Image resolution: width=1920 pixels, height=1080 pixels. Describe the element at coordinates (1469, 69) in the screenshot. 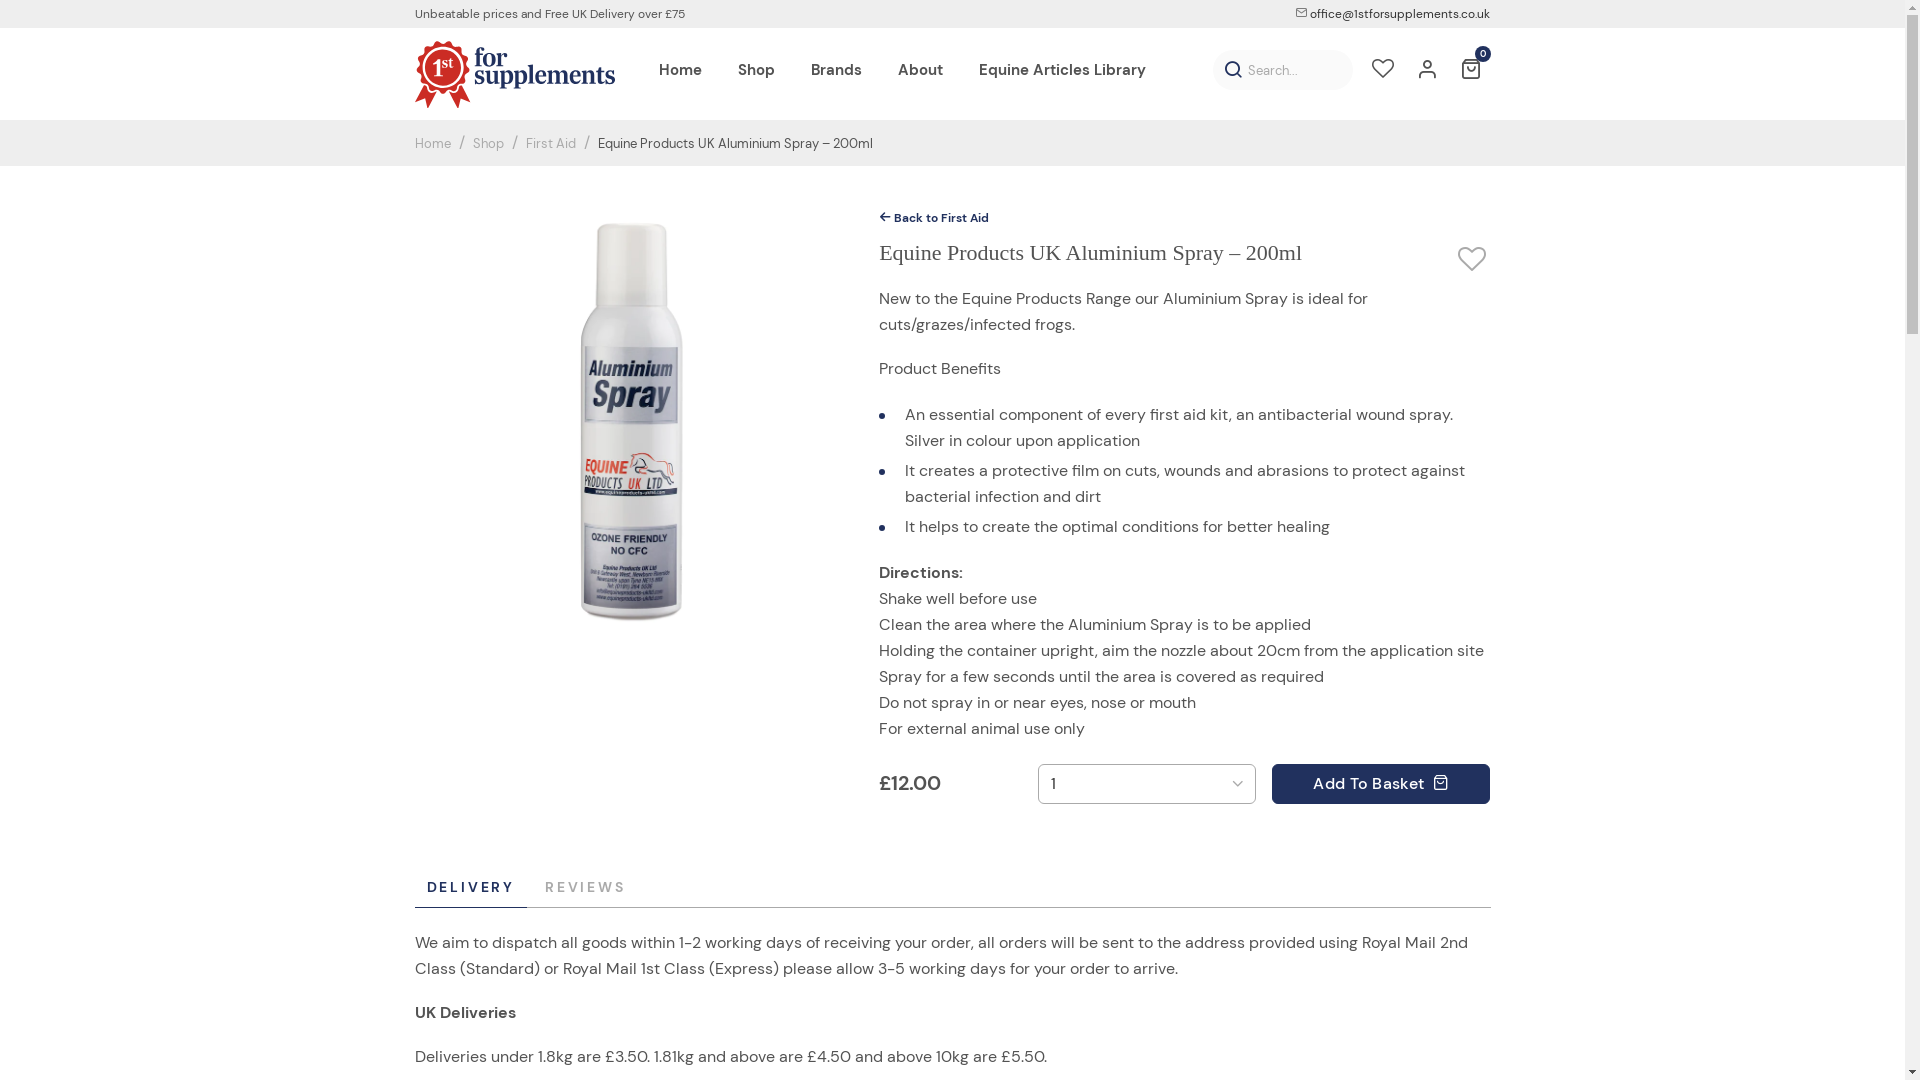

I see `'0'` at that location.